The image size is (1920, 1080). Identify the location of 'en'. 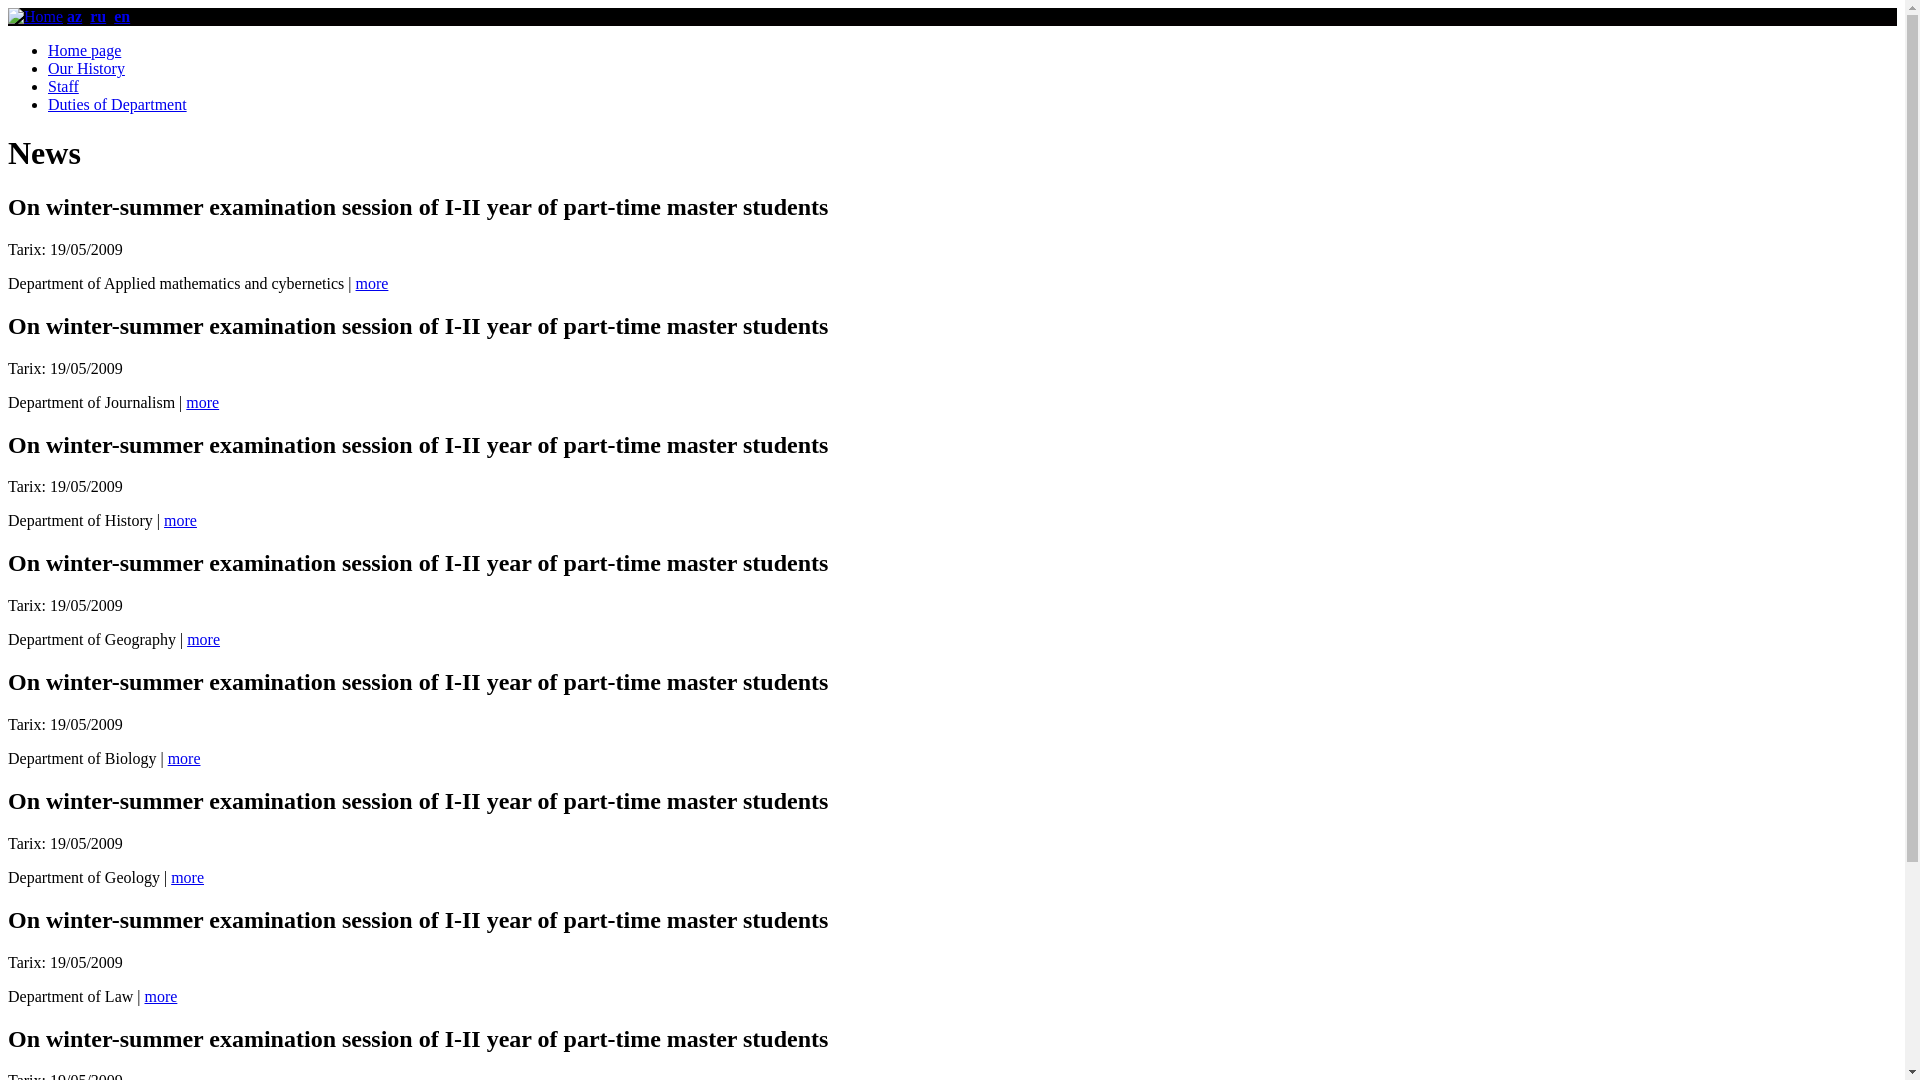
(120, 16).